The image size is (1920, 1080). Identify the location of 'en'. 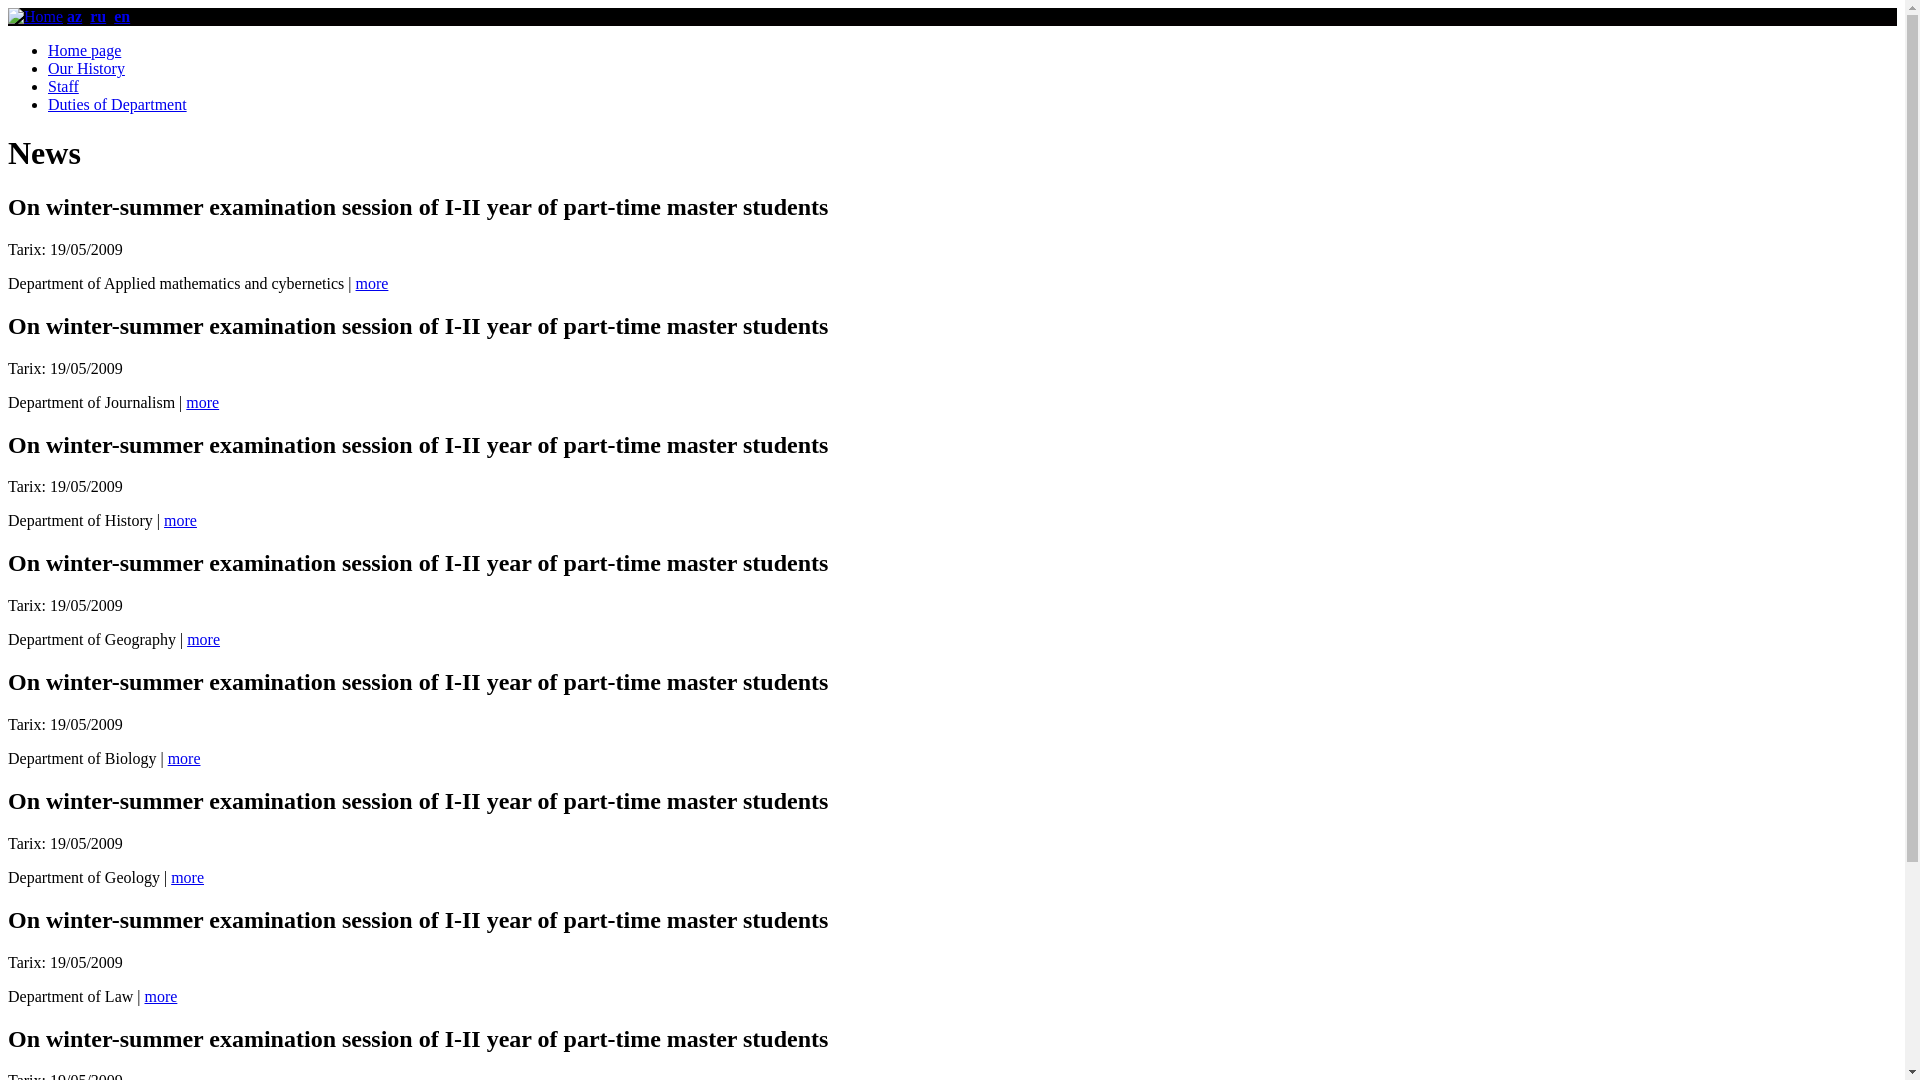
(120, 16).